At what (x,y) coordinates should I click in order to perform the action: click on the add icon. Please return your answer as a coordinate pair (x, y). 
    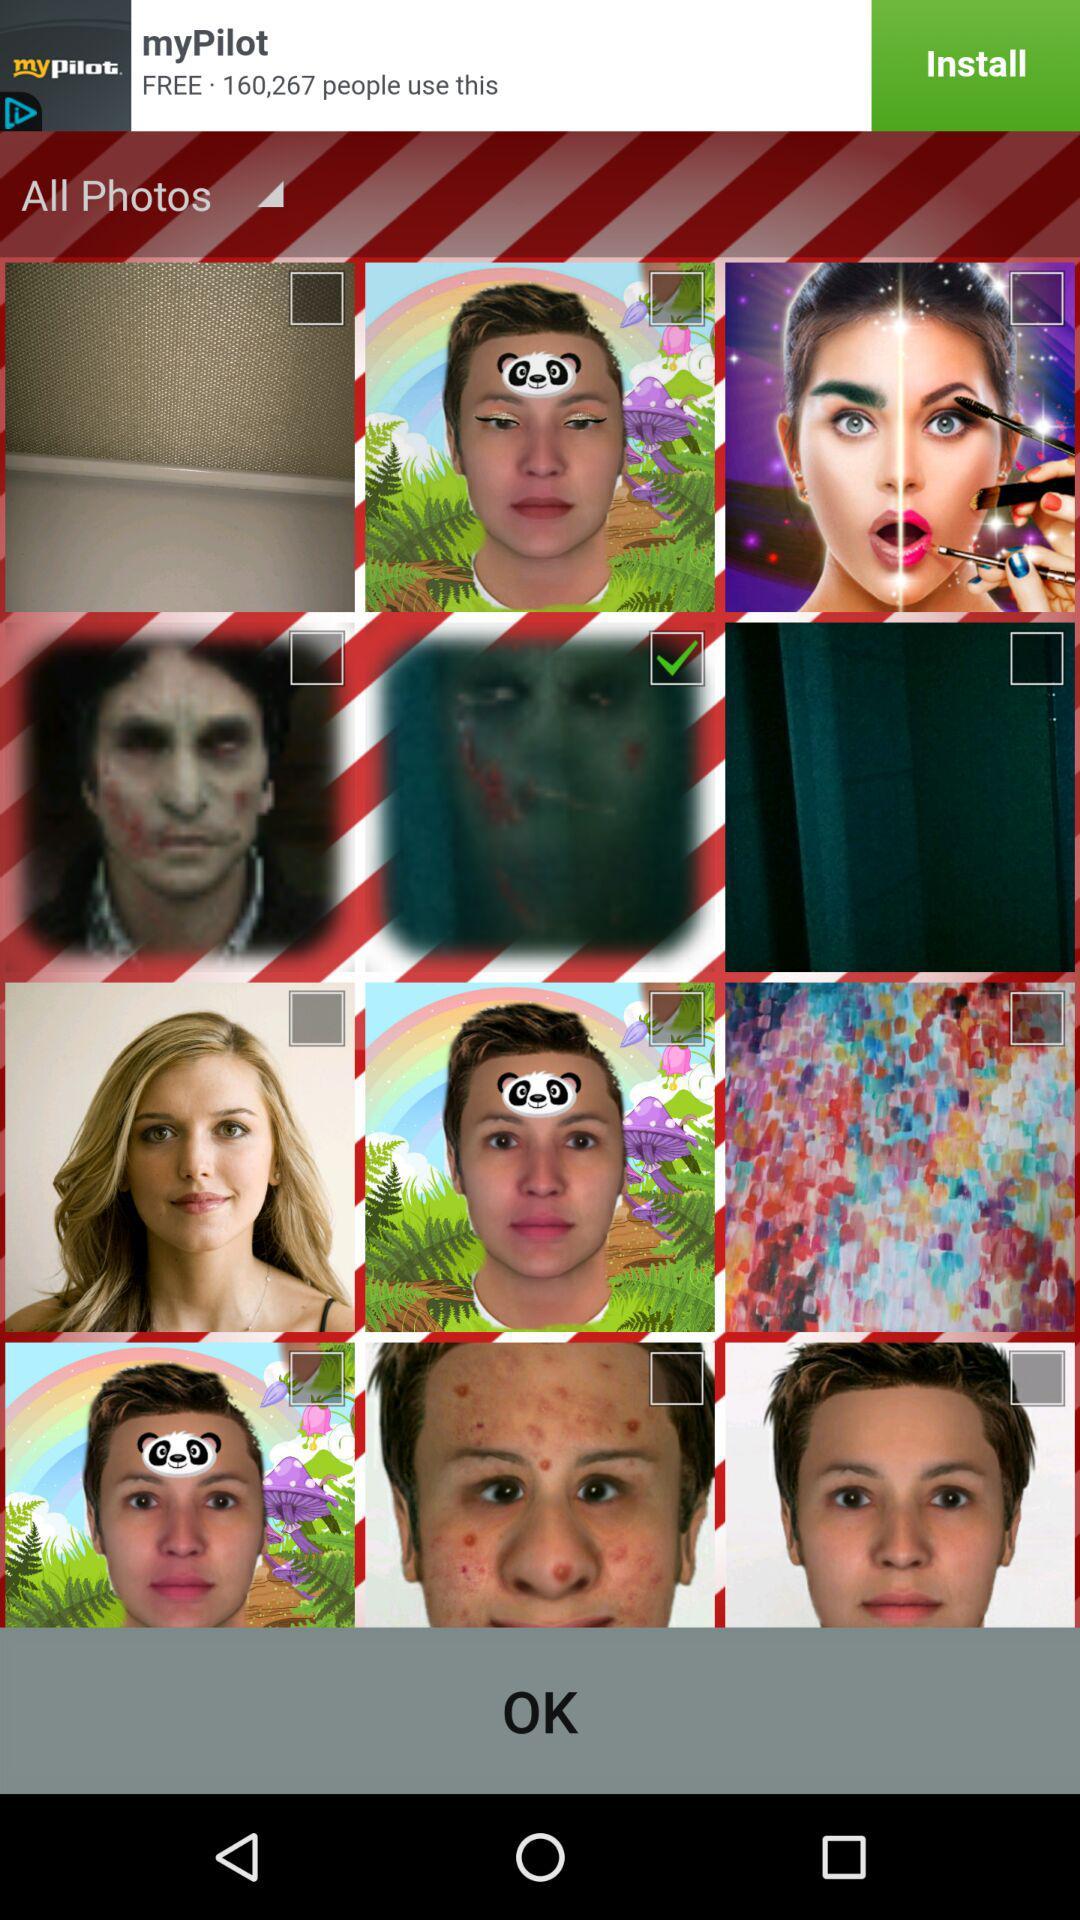
    Looking at the image, I should click on (898, 1791).